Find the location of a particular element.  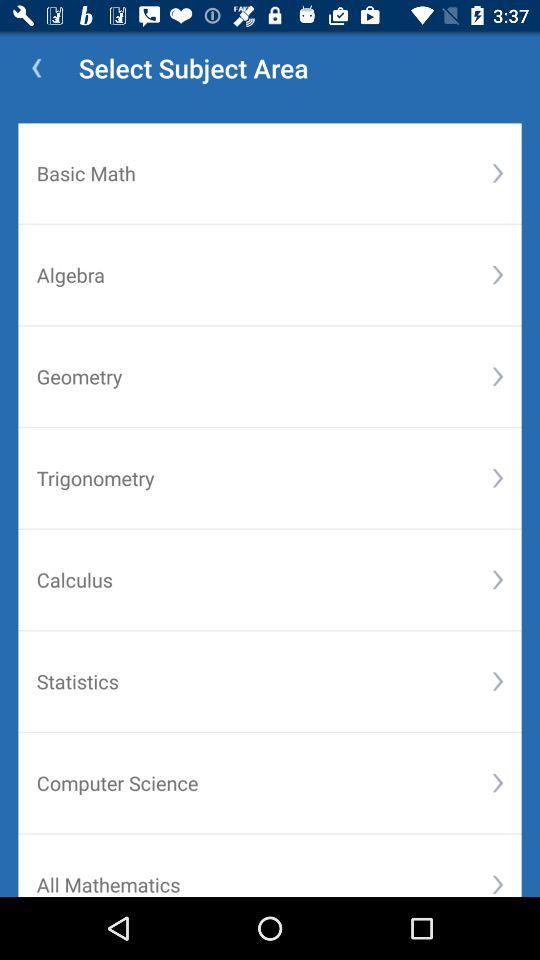

the icon below trigonometry is located at coordinates (496, 579).